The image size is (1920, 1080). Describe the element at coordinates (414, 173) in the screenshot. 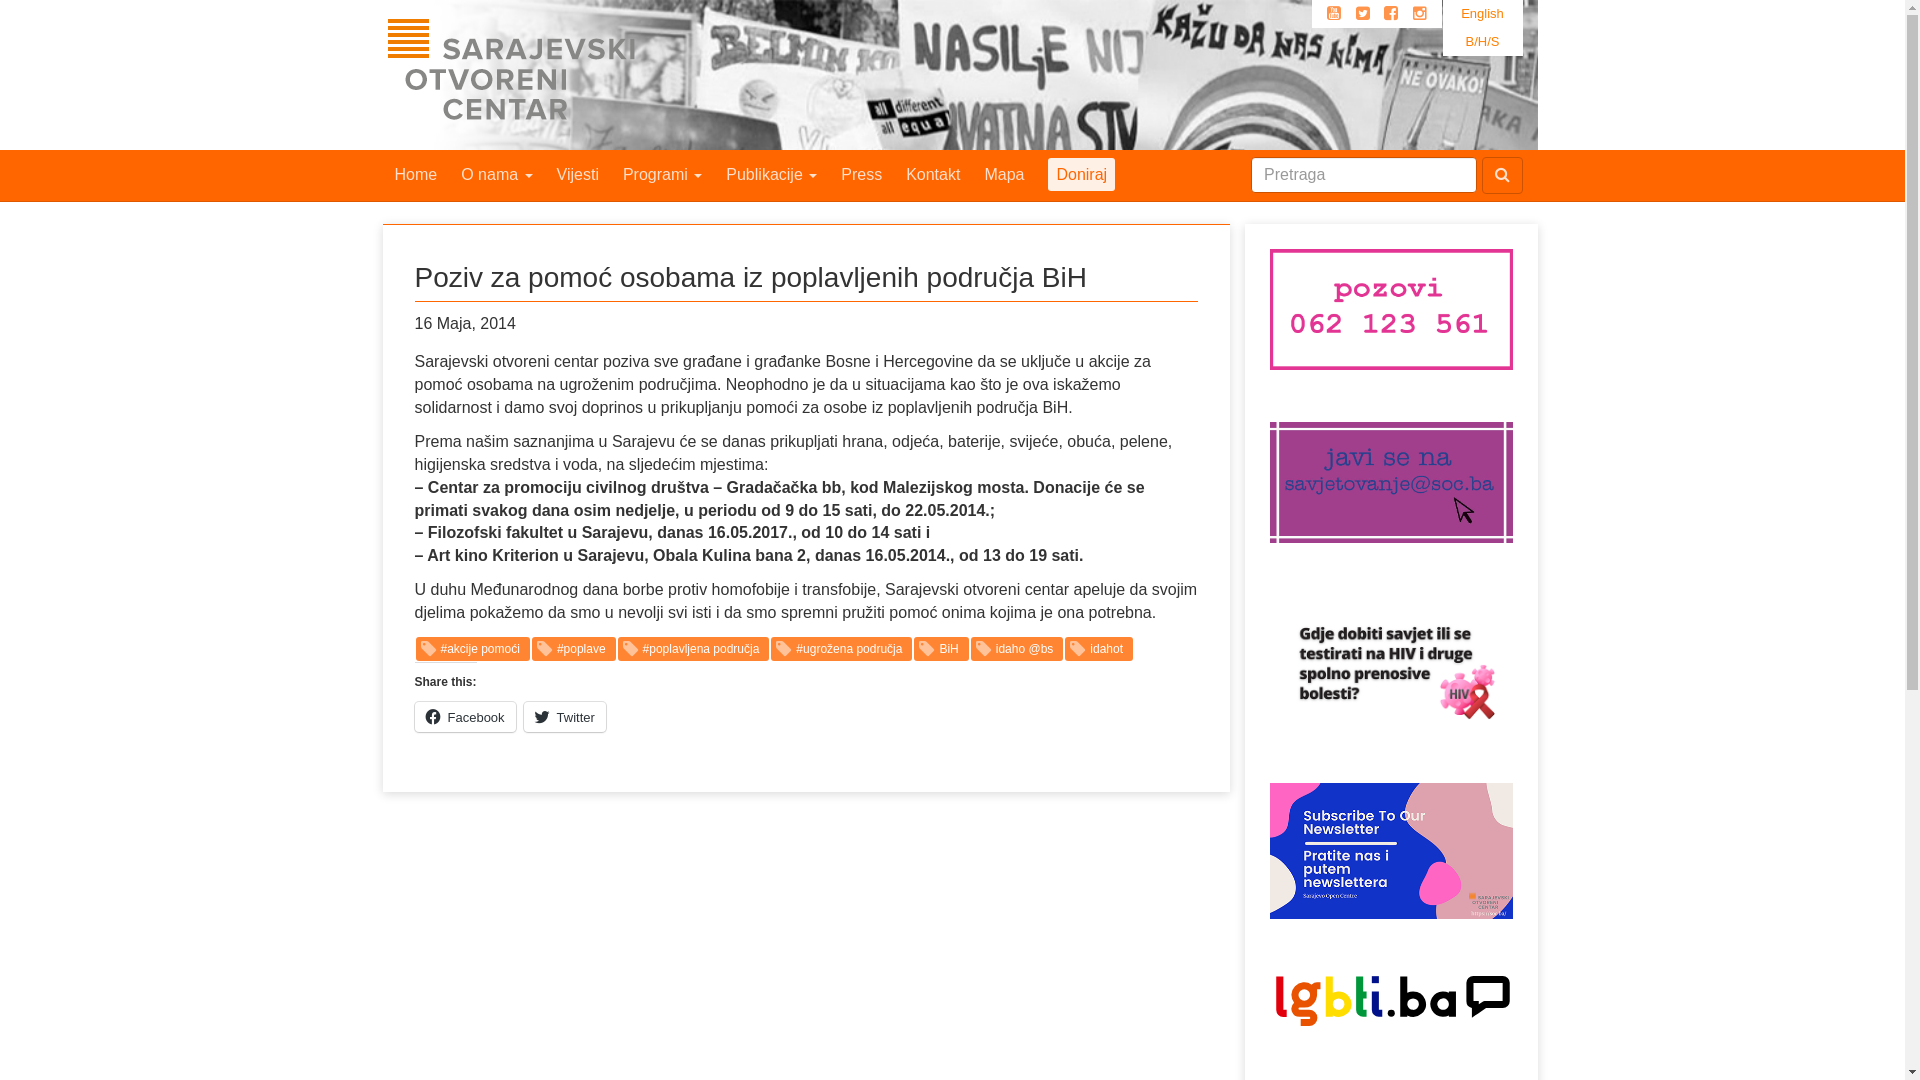

I see `'Home'` at that location.